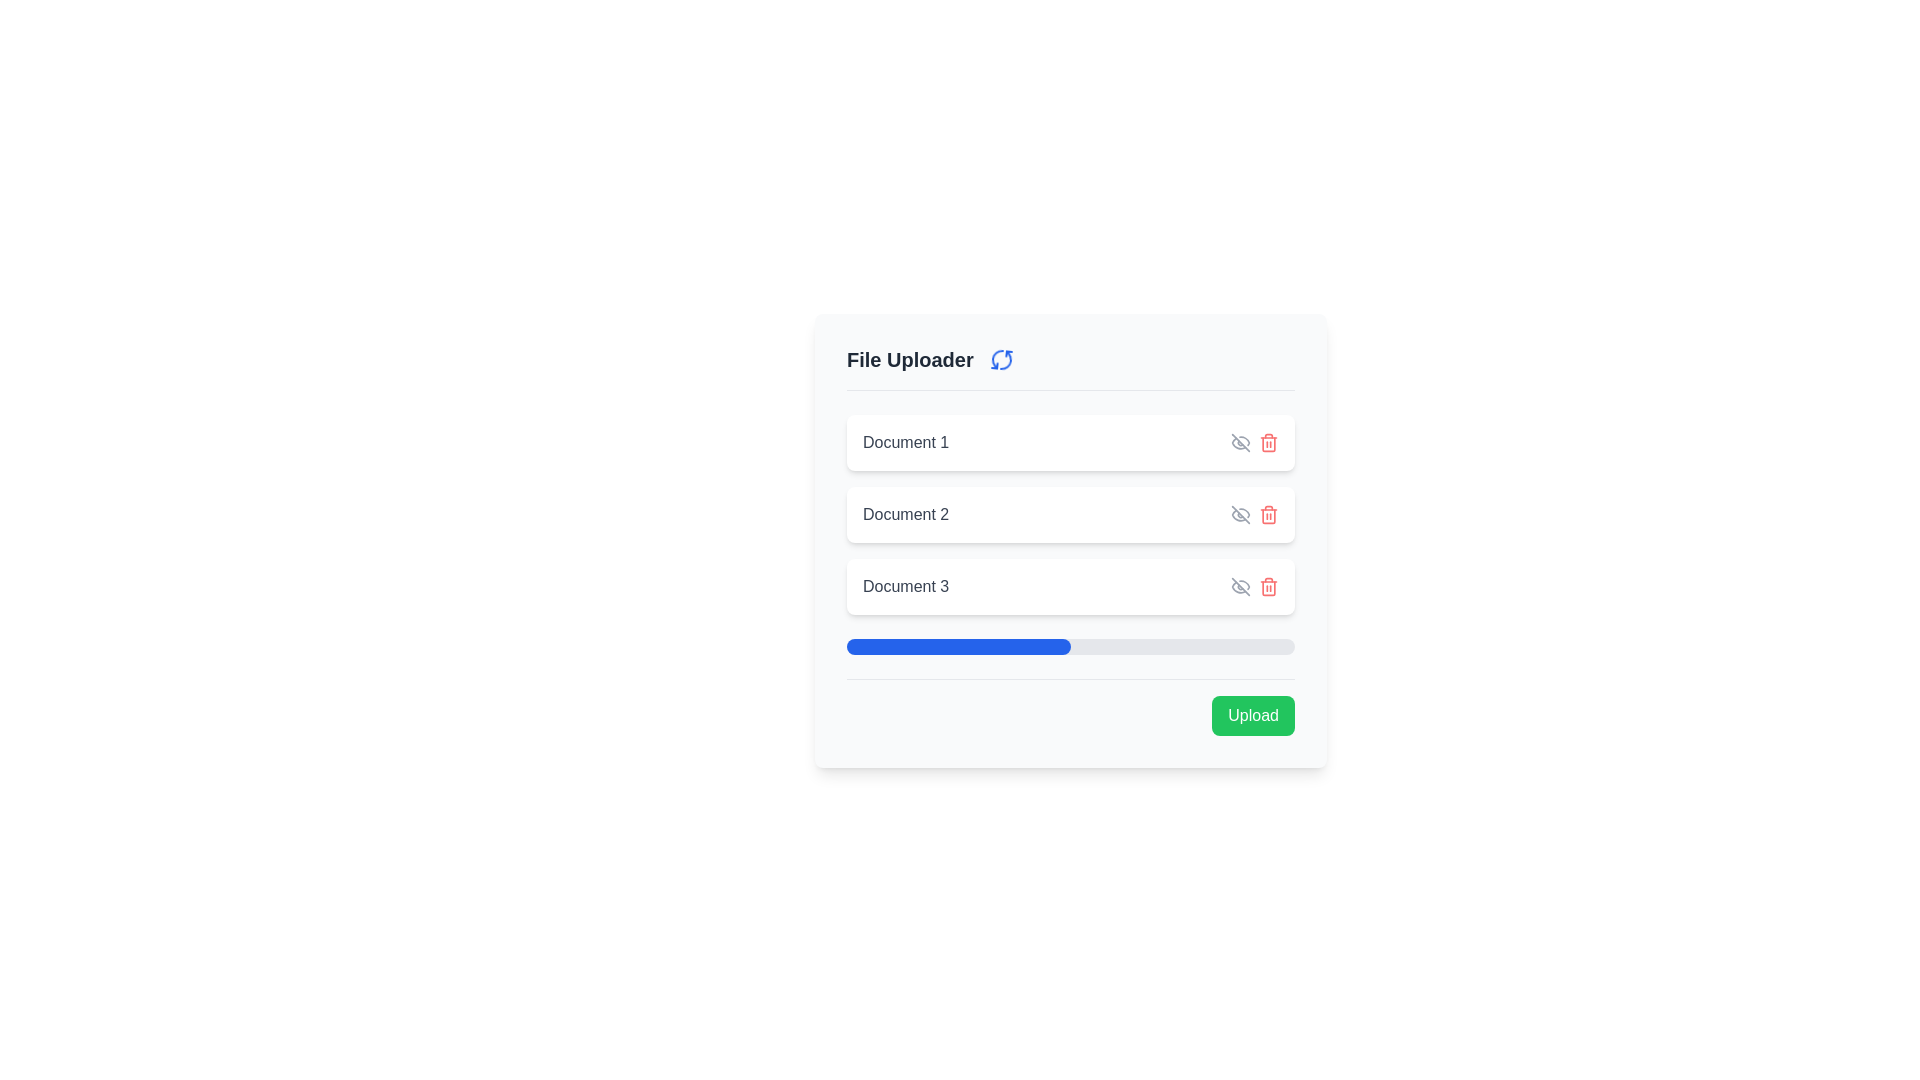  Describe the element at coordinates (1069, 442) in the screenshot. I see `the first document entry card in the file uploader interface` at that location.